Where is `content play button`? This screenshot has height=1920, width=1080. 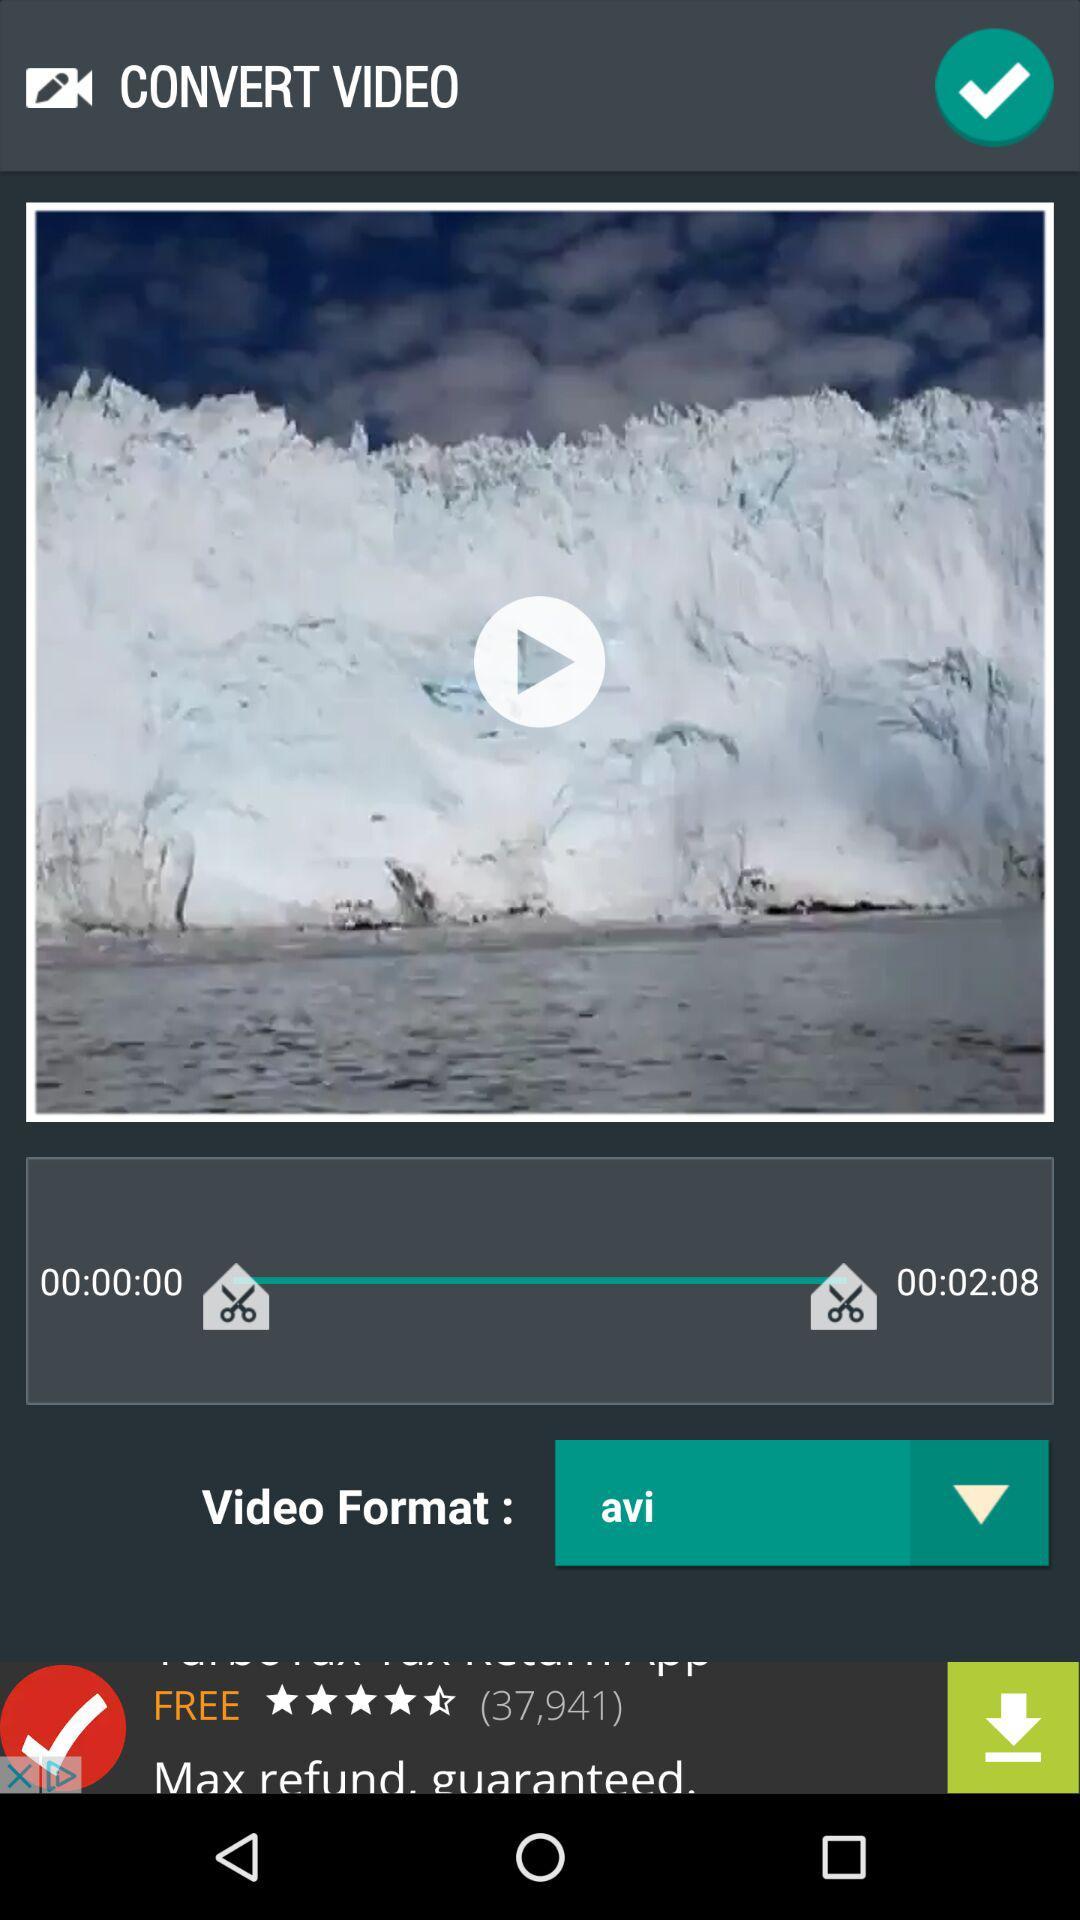
content play button is located at coordinates (538, 661).